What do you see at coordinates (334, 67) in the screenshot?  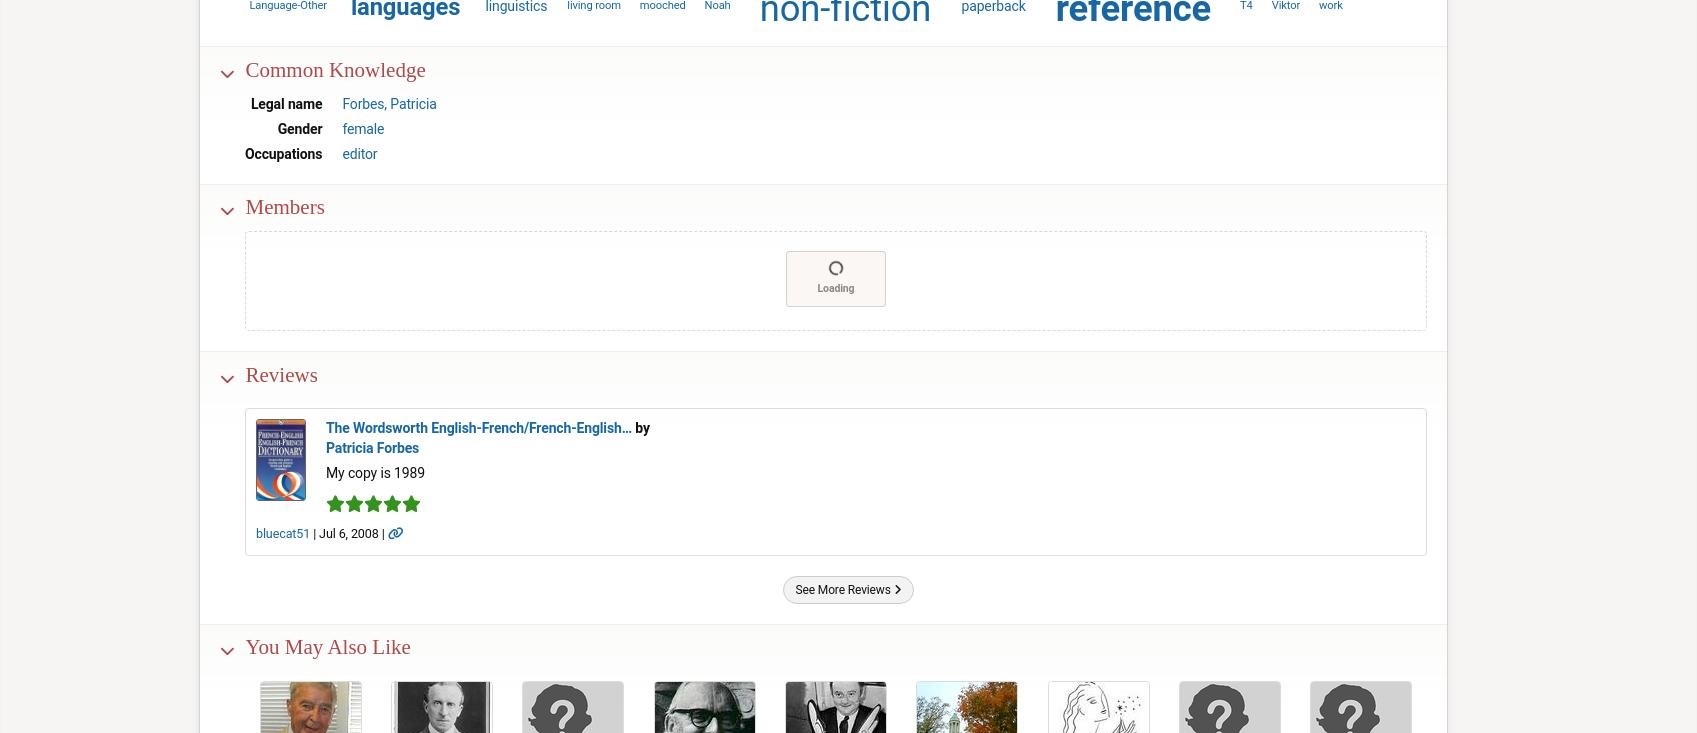 I see `'Common Knowledge'` at bounding box center [334, 67].